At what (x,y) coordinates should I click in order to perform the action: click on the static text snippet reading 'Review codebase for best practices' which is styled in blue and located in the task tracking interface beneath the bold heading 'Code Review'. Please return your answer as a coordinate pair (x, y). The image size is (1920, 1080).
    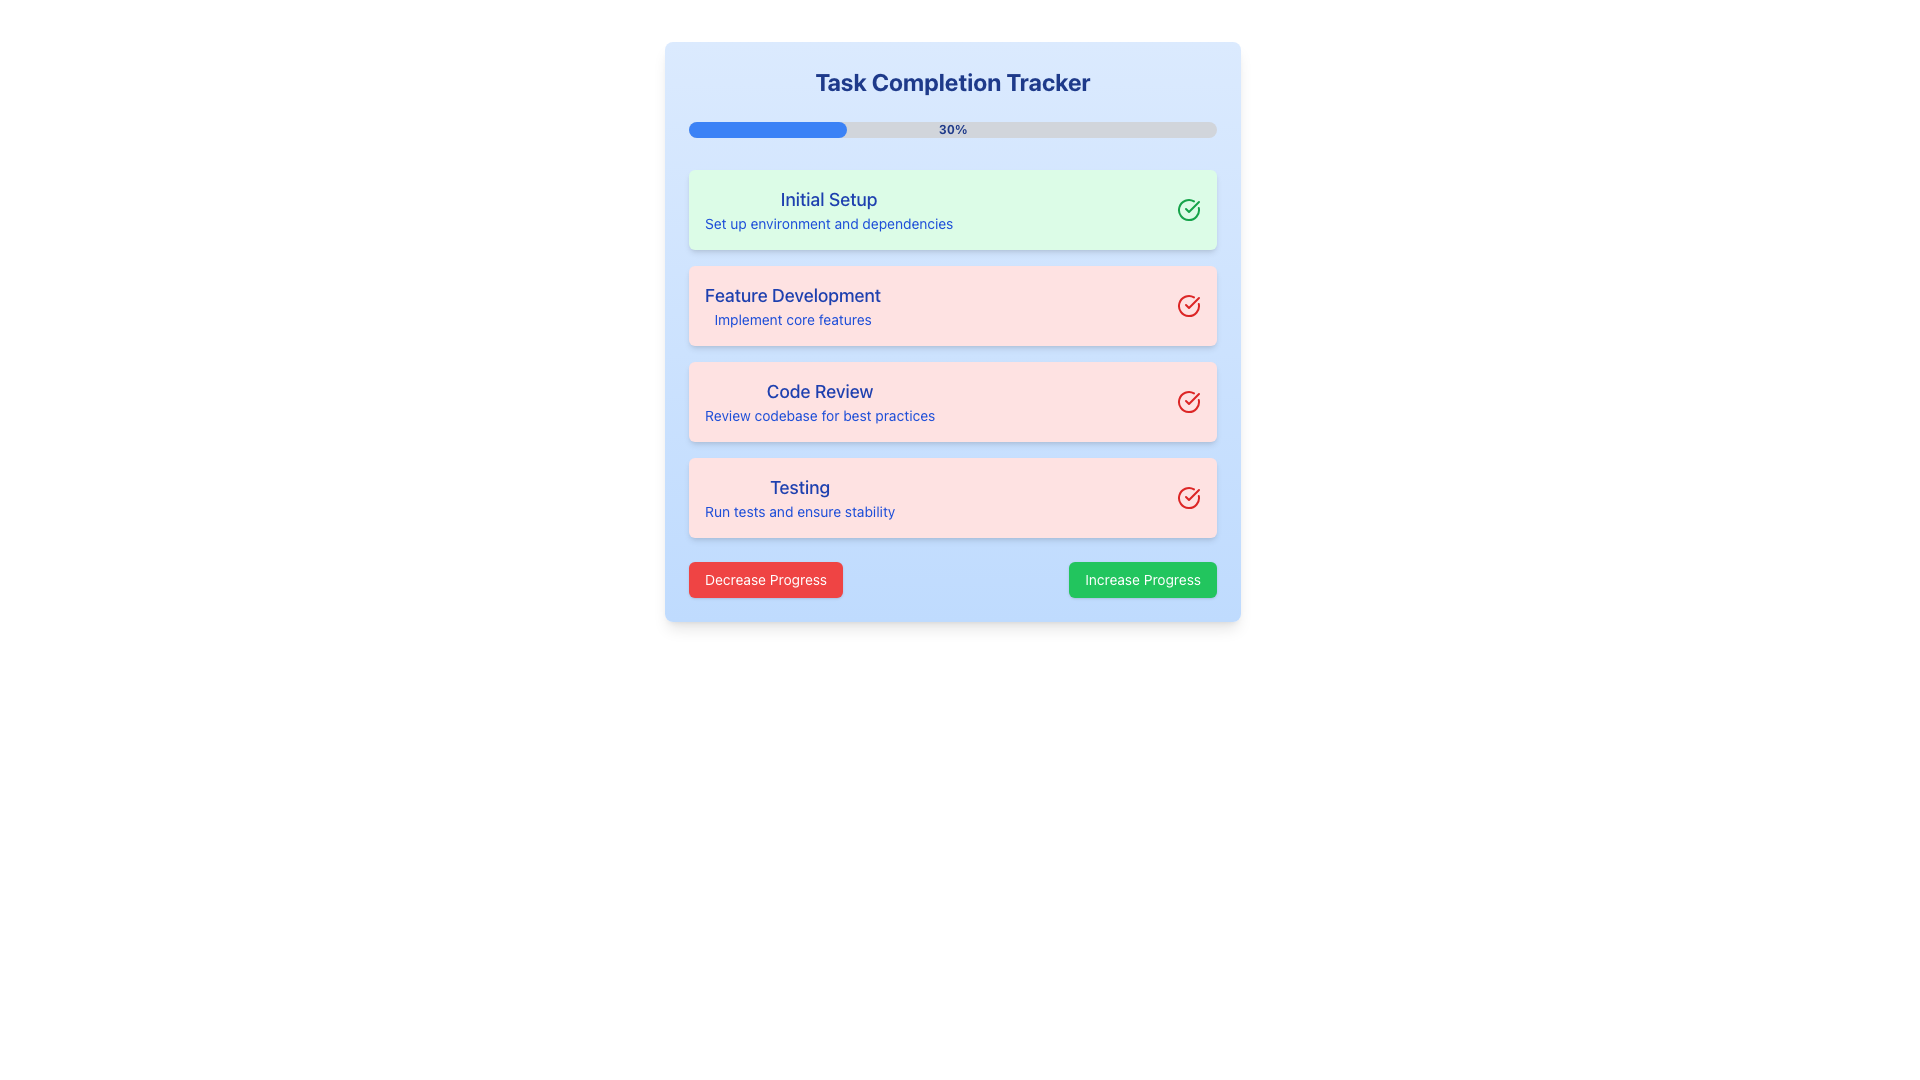
    Looking at the image, I should click on (820, 415).